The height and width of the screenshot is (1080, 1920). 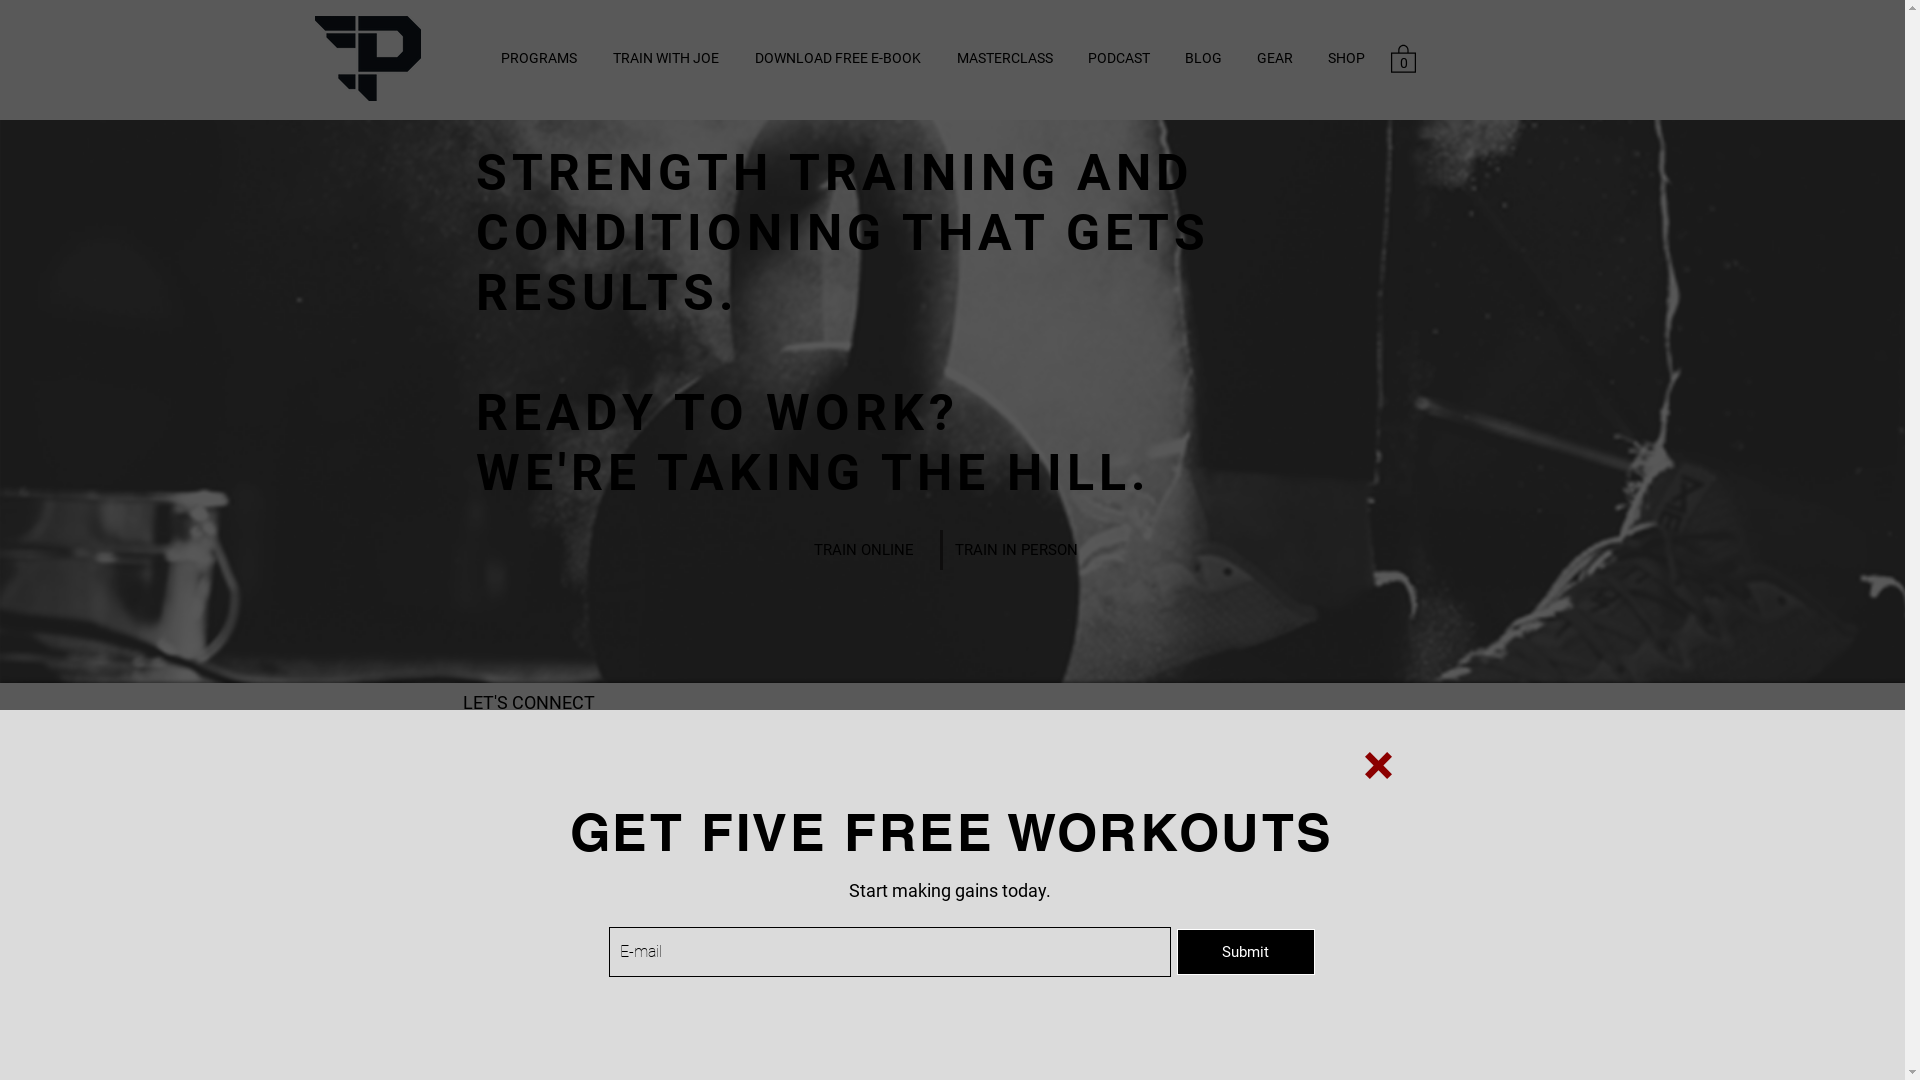 I want to click on 'PODCAST', so click(x=1069, y=57).